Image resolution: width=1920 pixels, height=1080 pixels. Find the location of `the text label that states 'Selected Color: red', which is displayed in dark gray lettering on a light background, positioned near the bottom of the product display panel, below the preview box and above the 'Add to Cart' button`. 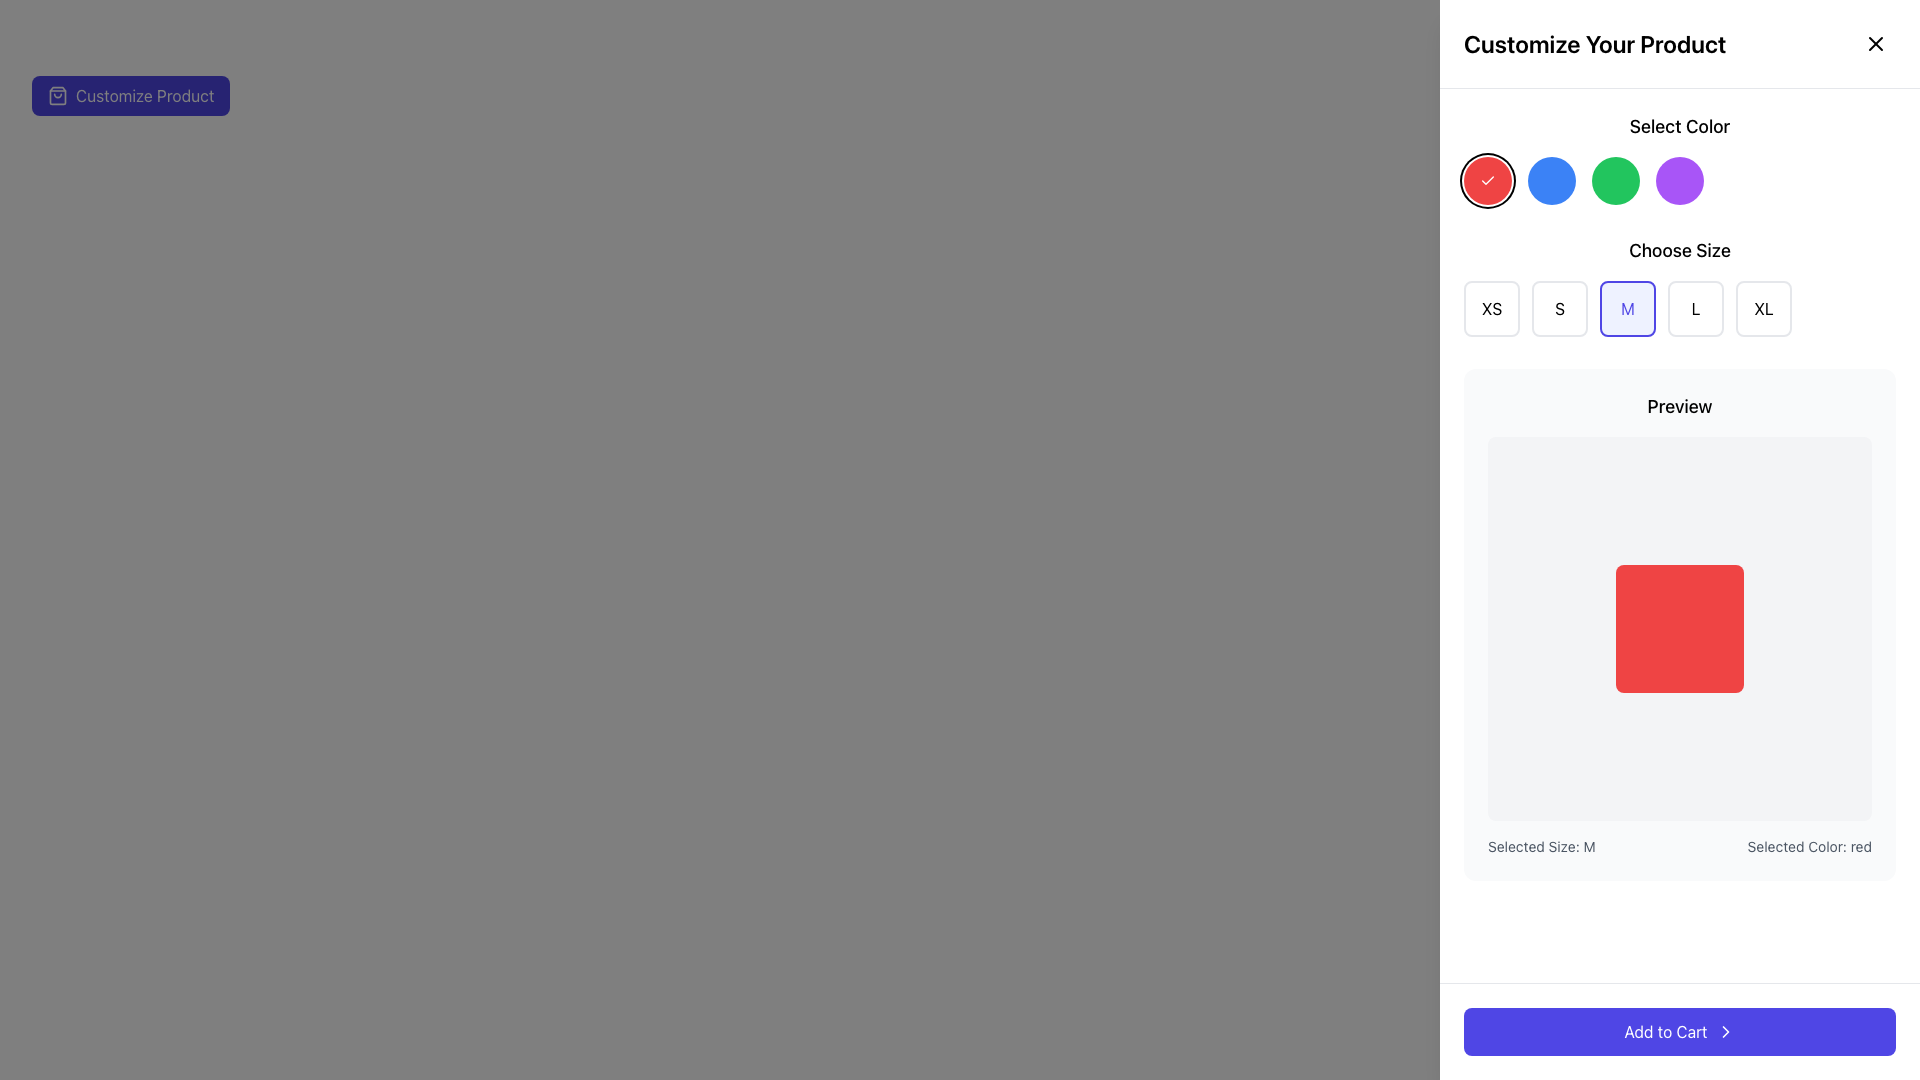

the text label that states 'Selected Color: red', which is displayed in dark gray lettering on a light background, positioned near the bottom of the product display panel, below the preview box and above the 'Add to Cart' button is located at coordinates (1809, 847).